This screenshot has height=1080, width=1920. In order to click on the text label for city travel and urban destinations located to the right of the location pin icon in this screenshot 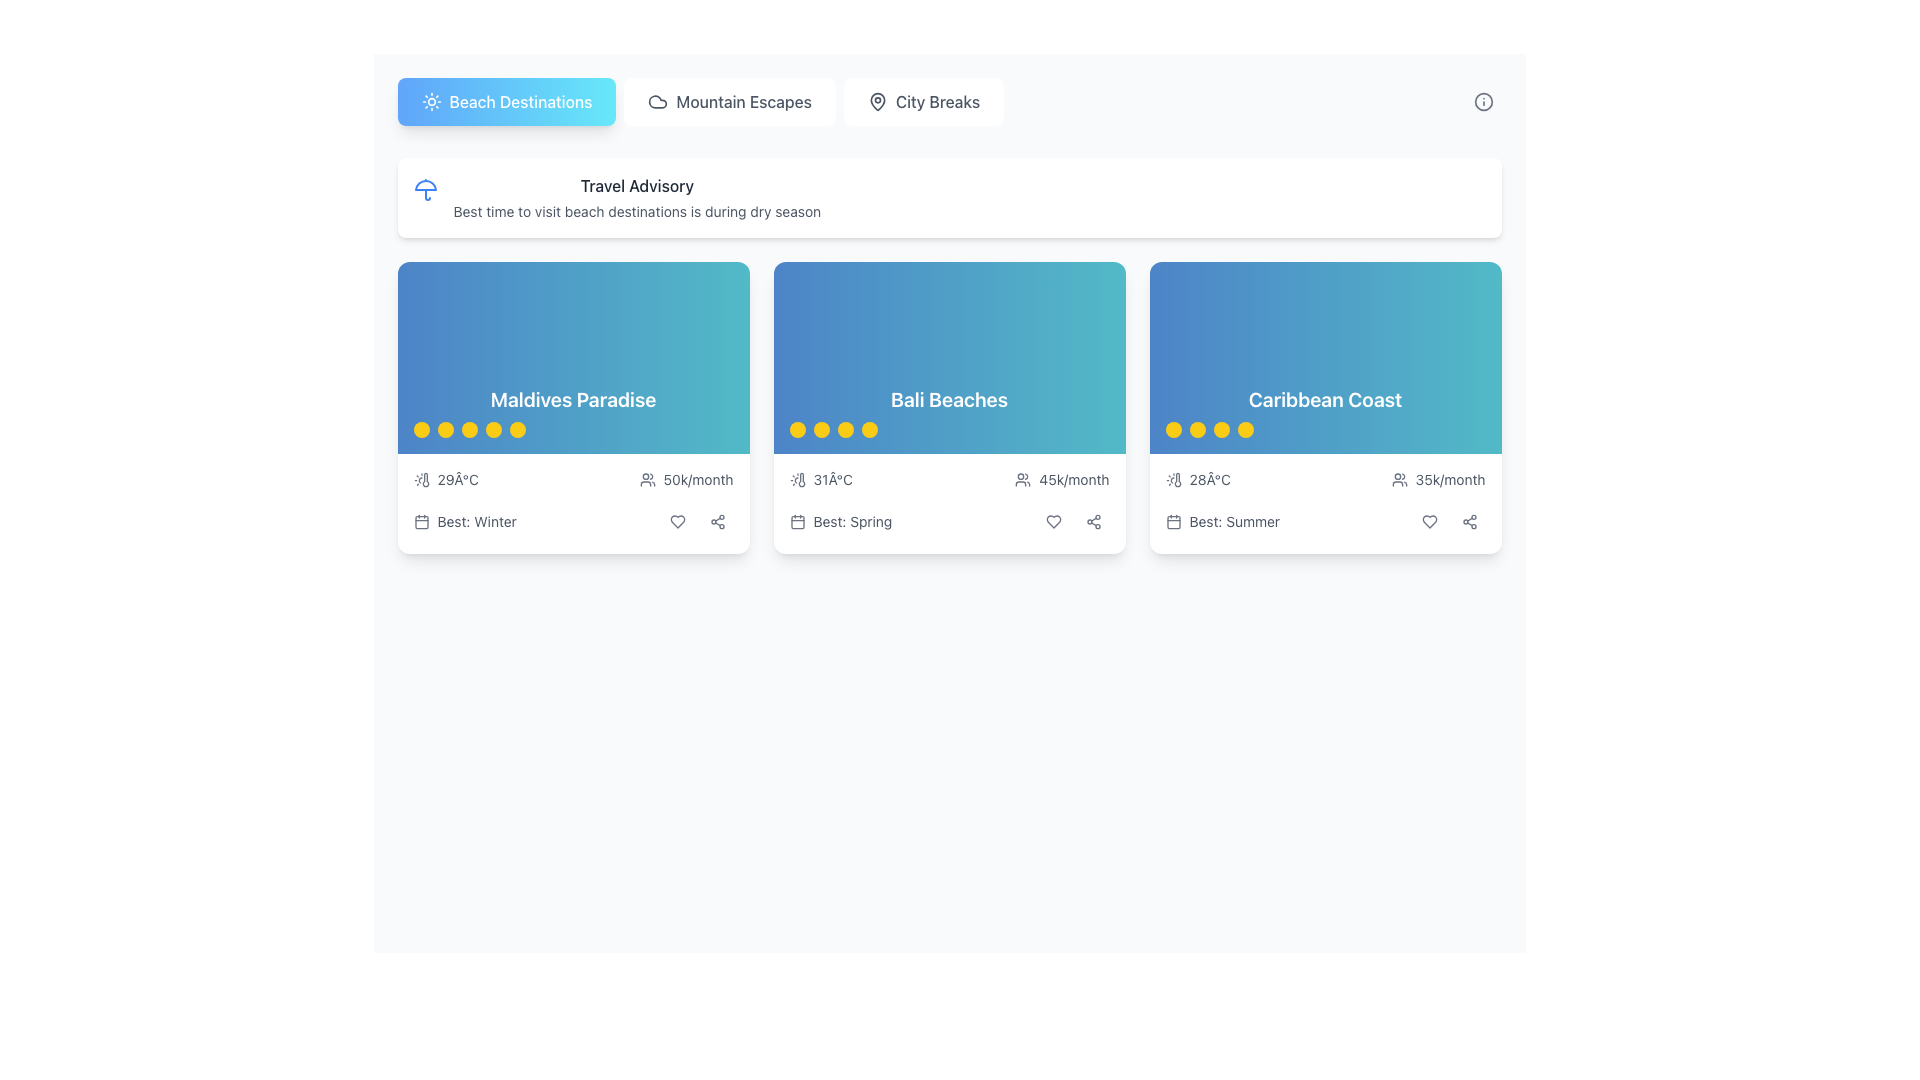, I will do `click(936, 101)`.